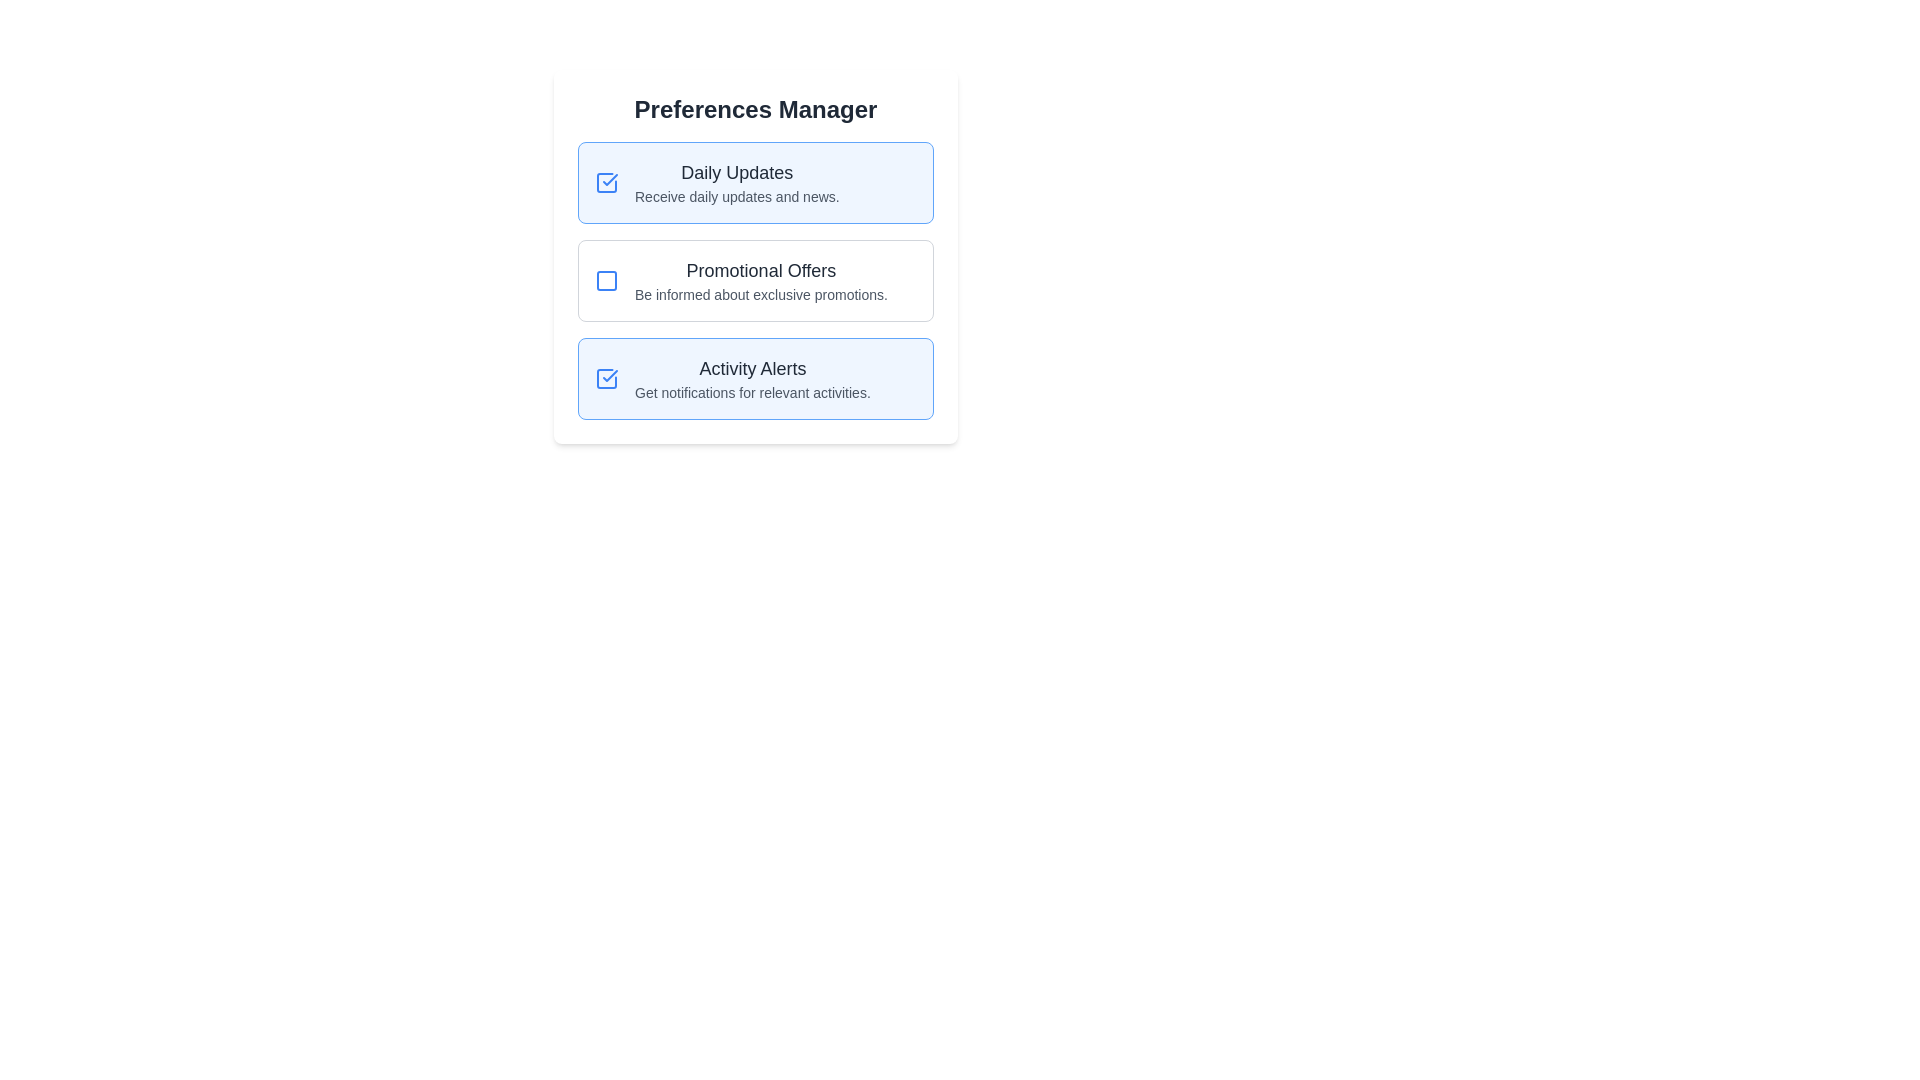 The image size is (1920, 1080). Describe the element at coordinates (605, 182) in the screenshot. I see `the checkbox for toggling subscription status located in the 'Daily Updates' card` at that location.